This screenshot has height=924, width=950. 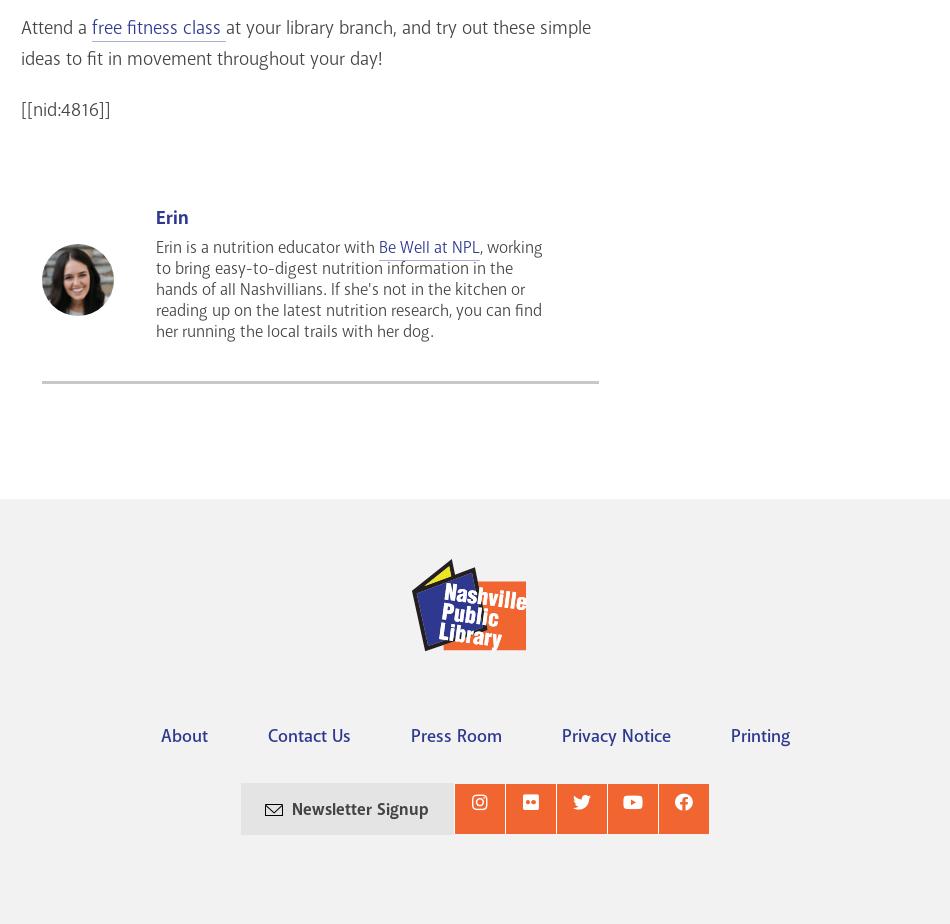 What do you see at coordinates (348, 289) in the screenshot?
I see `', working to bring easy-to-digest nutrition information in the hands of all Nashvillians. If she's not in the kitchen or reading up on the latest nutrition research, you can find her running the local trails with her dog.'` at bounding box center [348, 289].